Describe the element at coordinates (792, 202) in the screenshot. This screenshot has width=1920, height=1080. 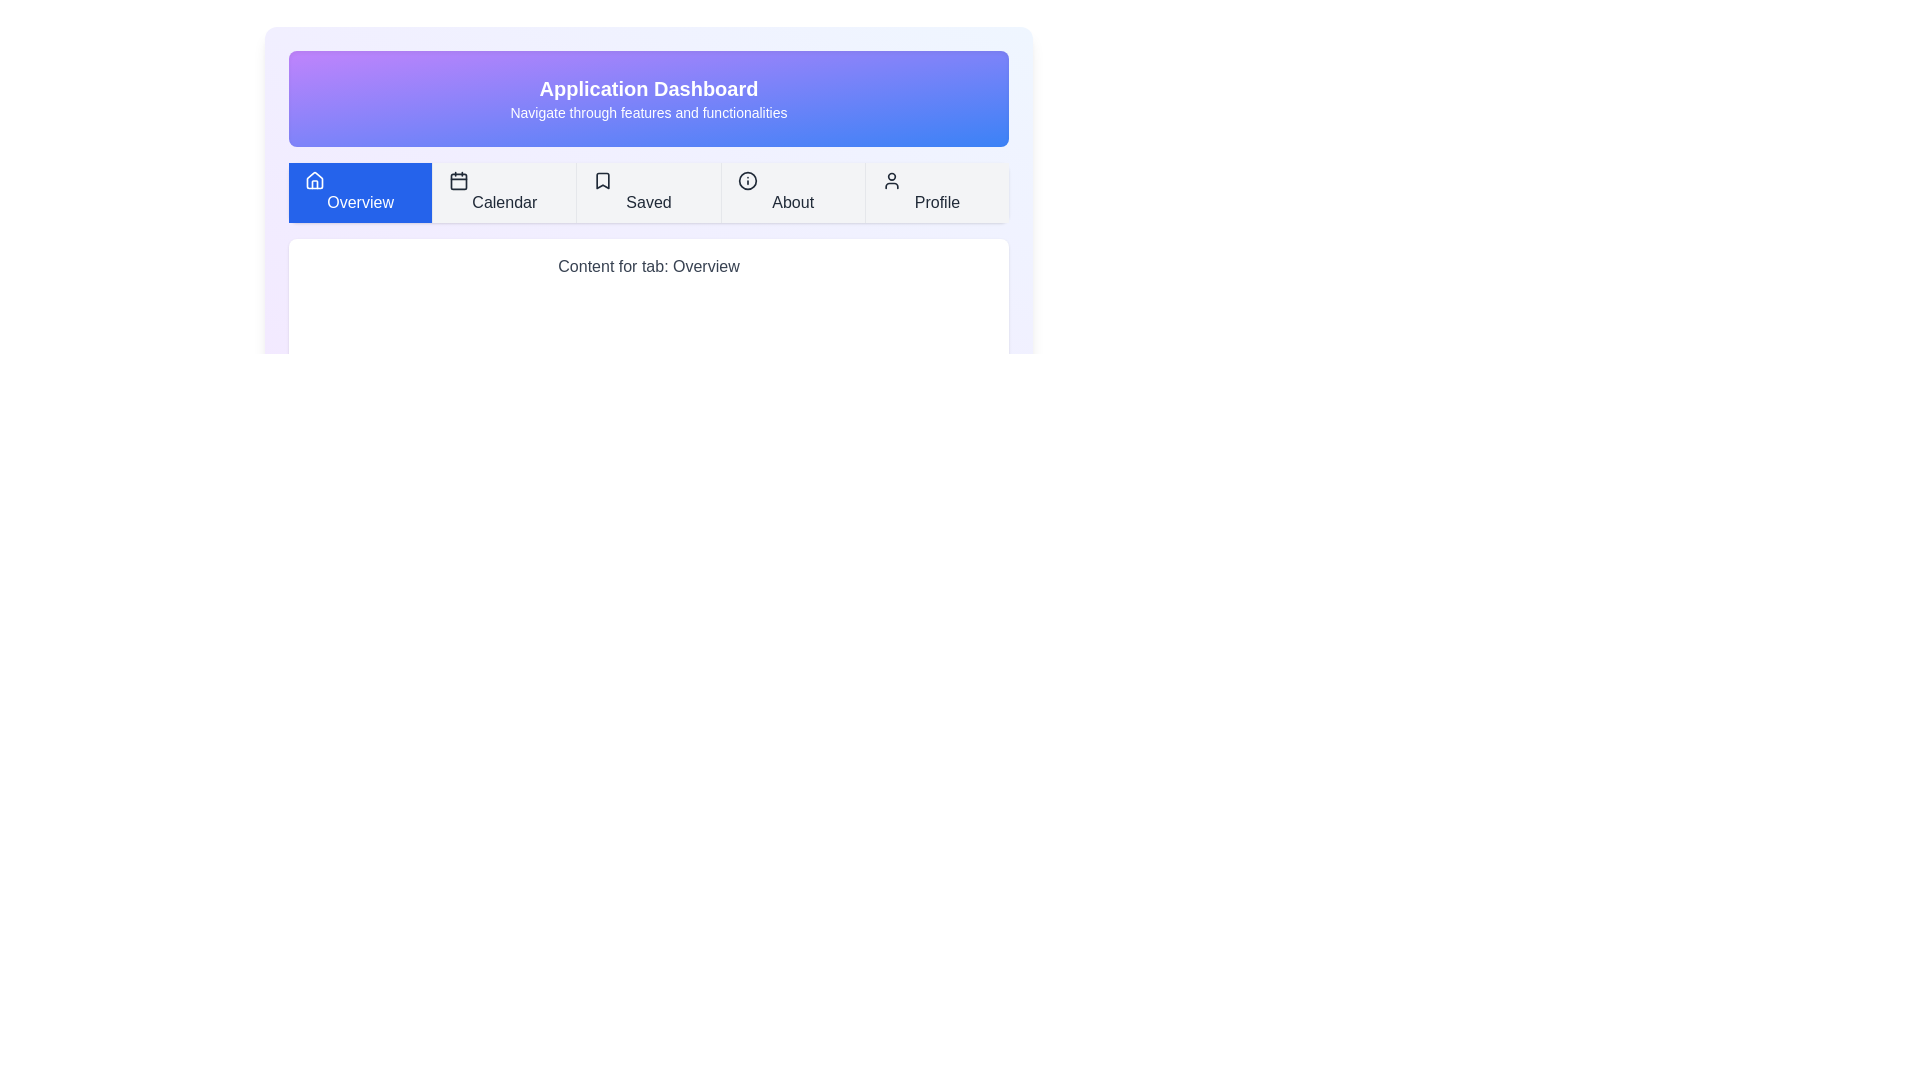
I see `the fourth navigation tab in the navigation bar` at that location.